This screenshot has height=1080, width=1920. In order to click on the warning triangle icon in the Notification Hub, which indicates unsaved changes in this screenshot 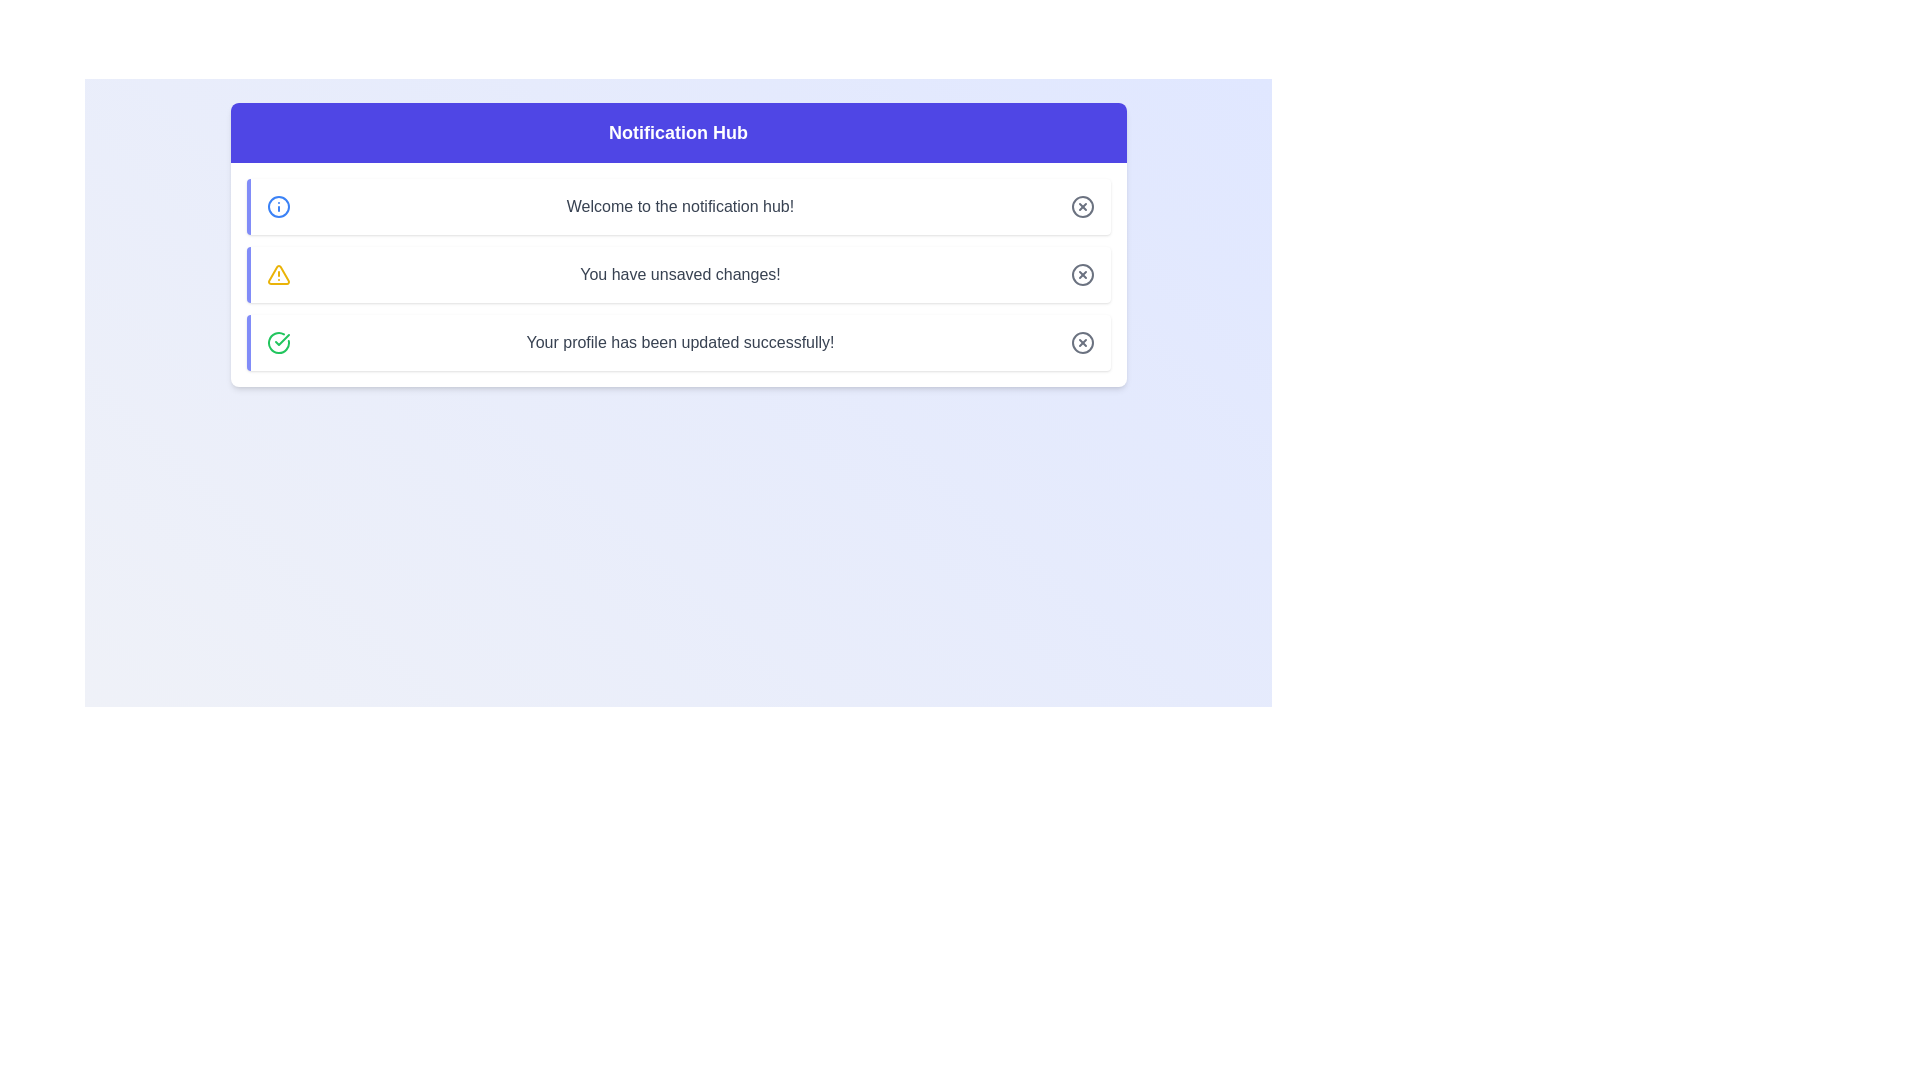, I will do `click(277, 274)`.